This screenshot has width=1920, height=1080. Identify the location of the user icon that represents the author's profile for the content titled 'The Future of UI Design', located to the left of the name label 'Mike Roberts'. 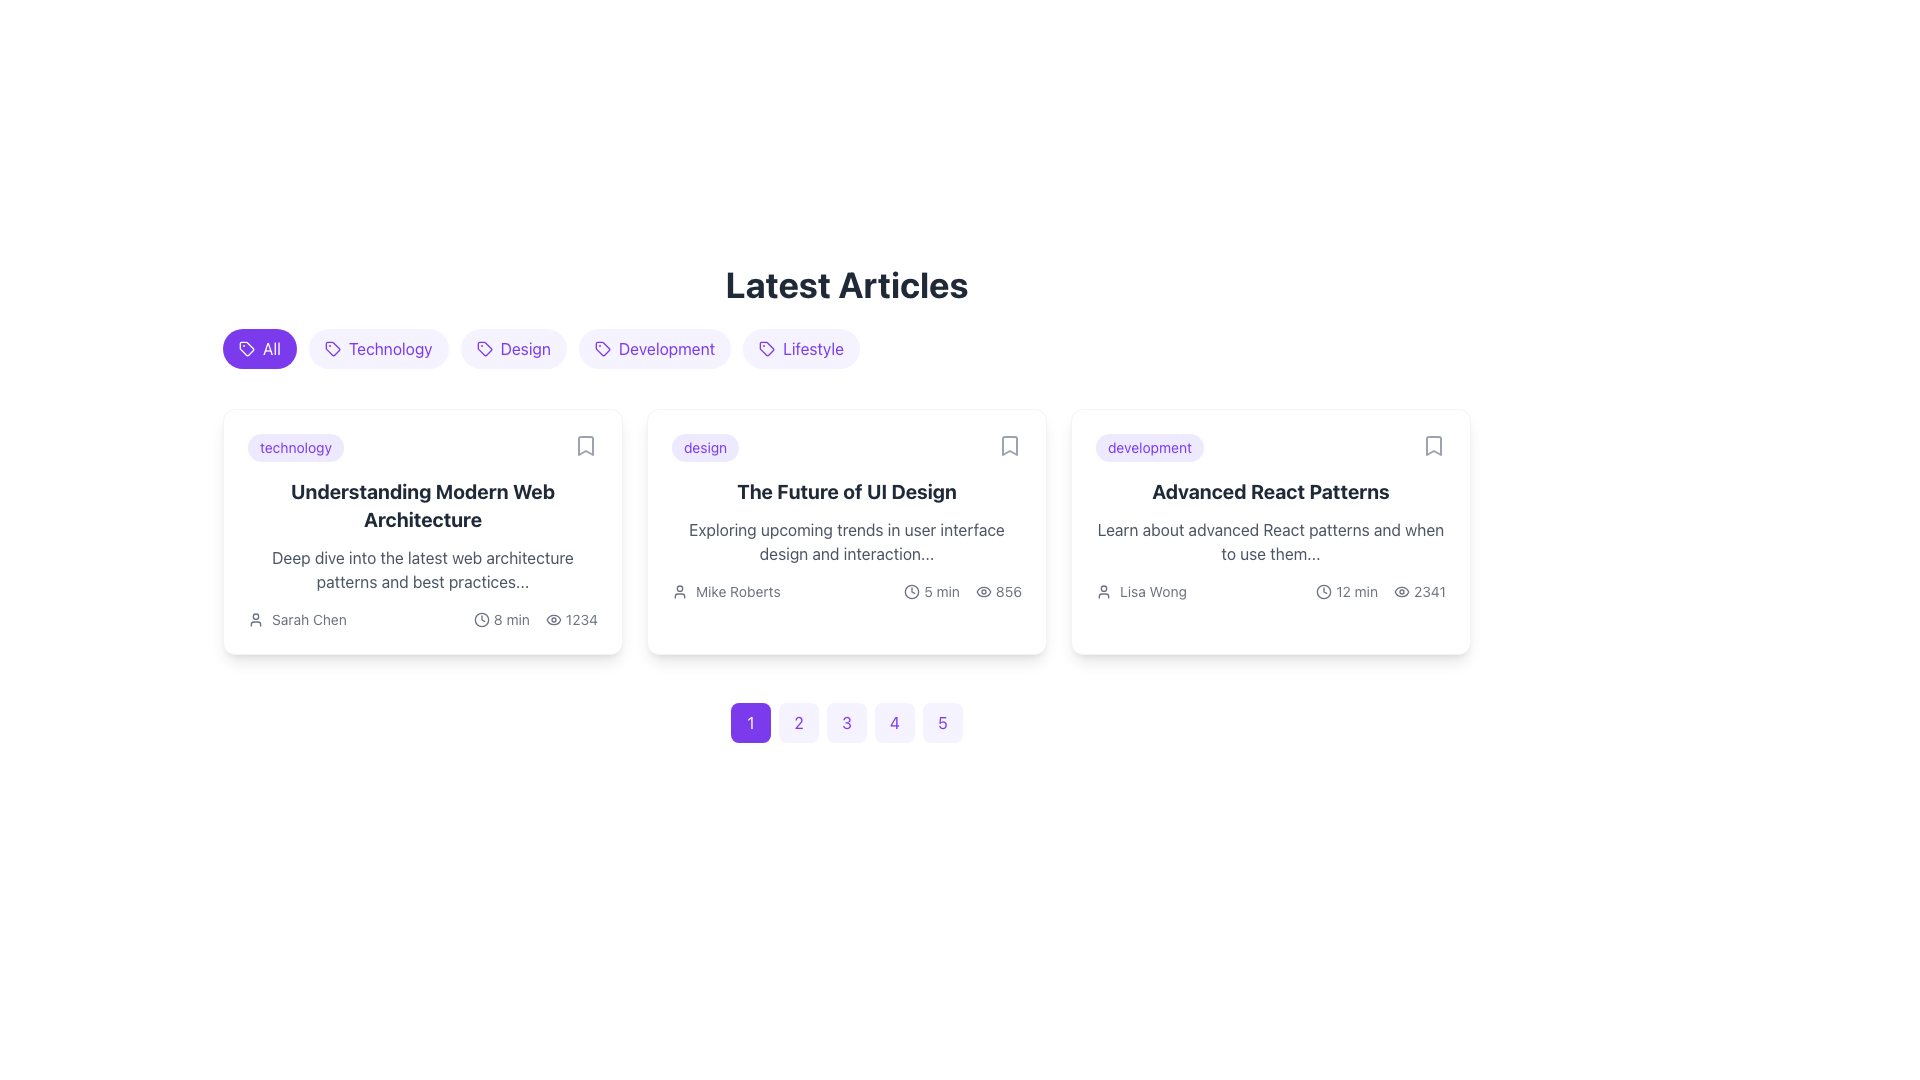
(680, 590).